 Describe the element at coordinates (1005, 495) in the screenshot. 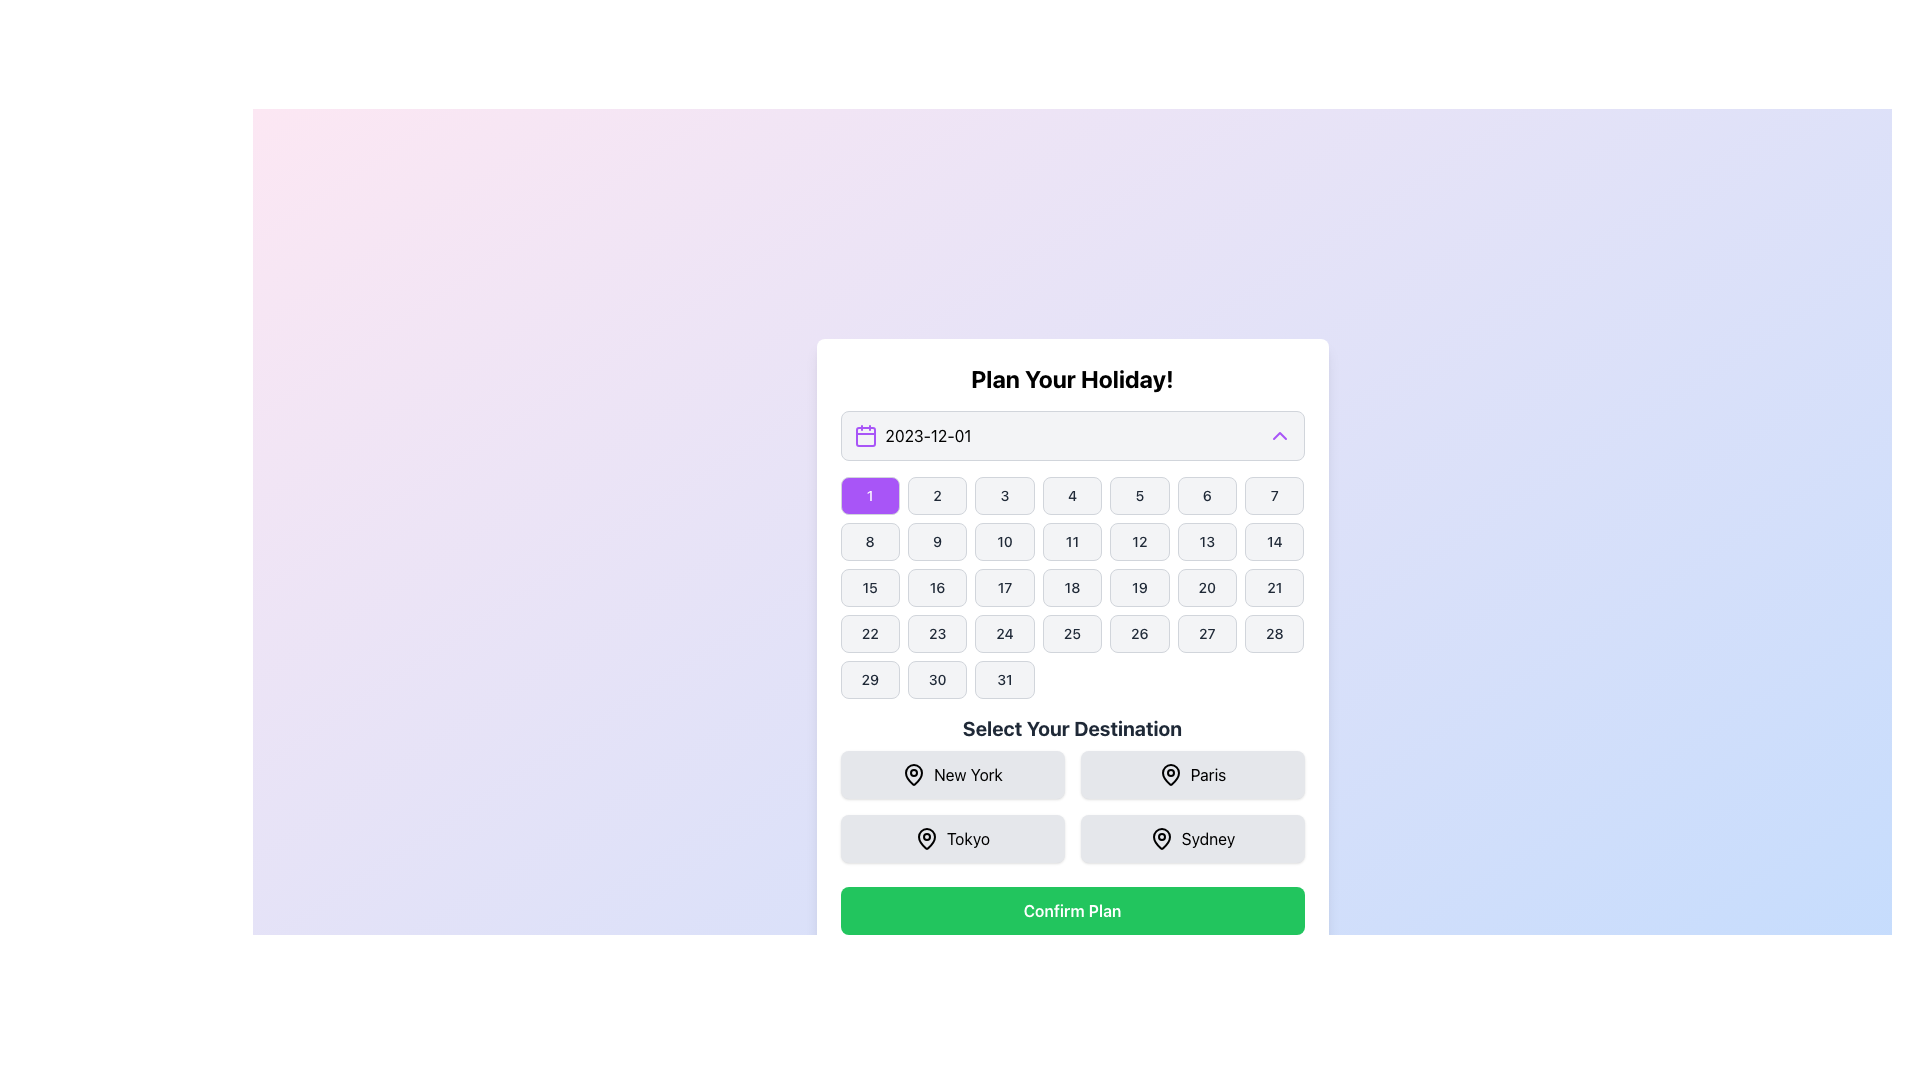

I see `the button displaying the number '3' in the 'Plan Your Holiday!' section` at that location.